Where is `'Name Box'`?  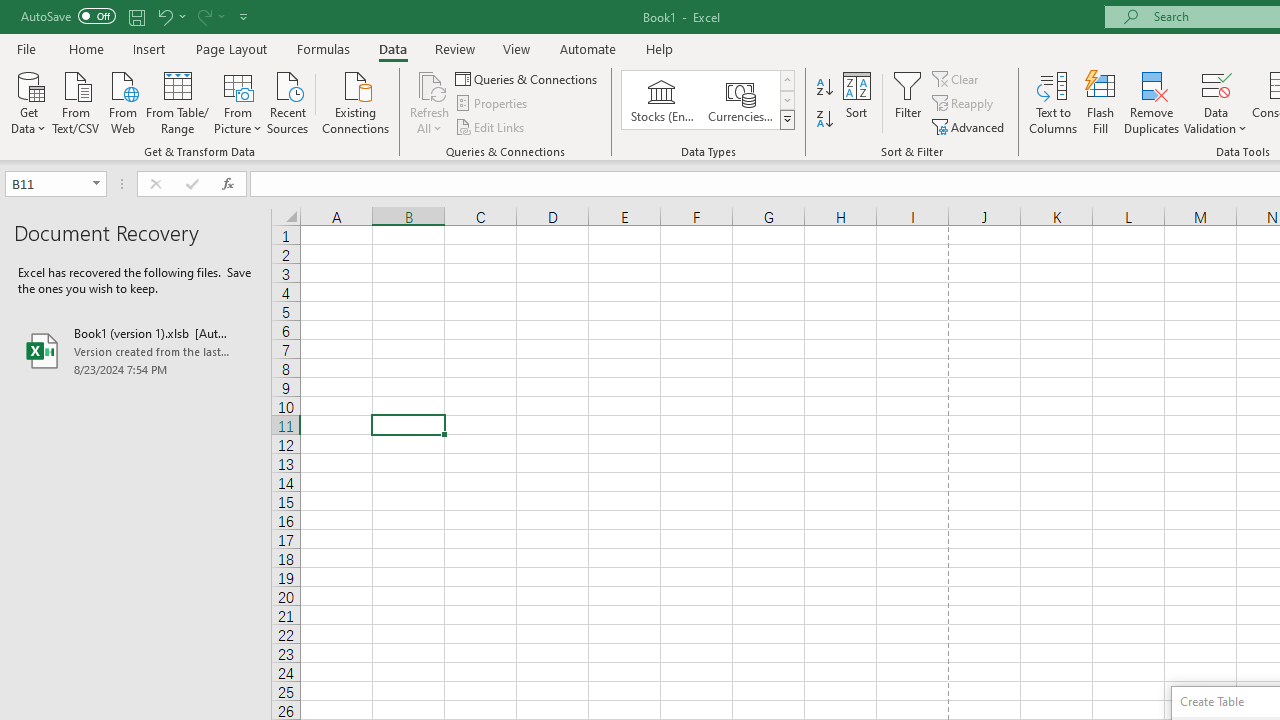 'Name Box' is located at coordinates (47, 183).